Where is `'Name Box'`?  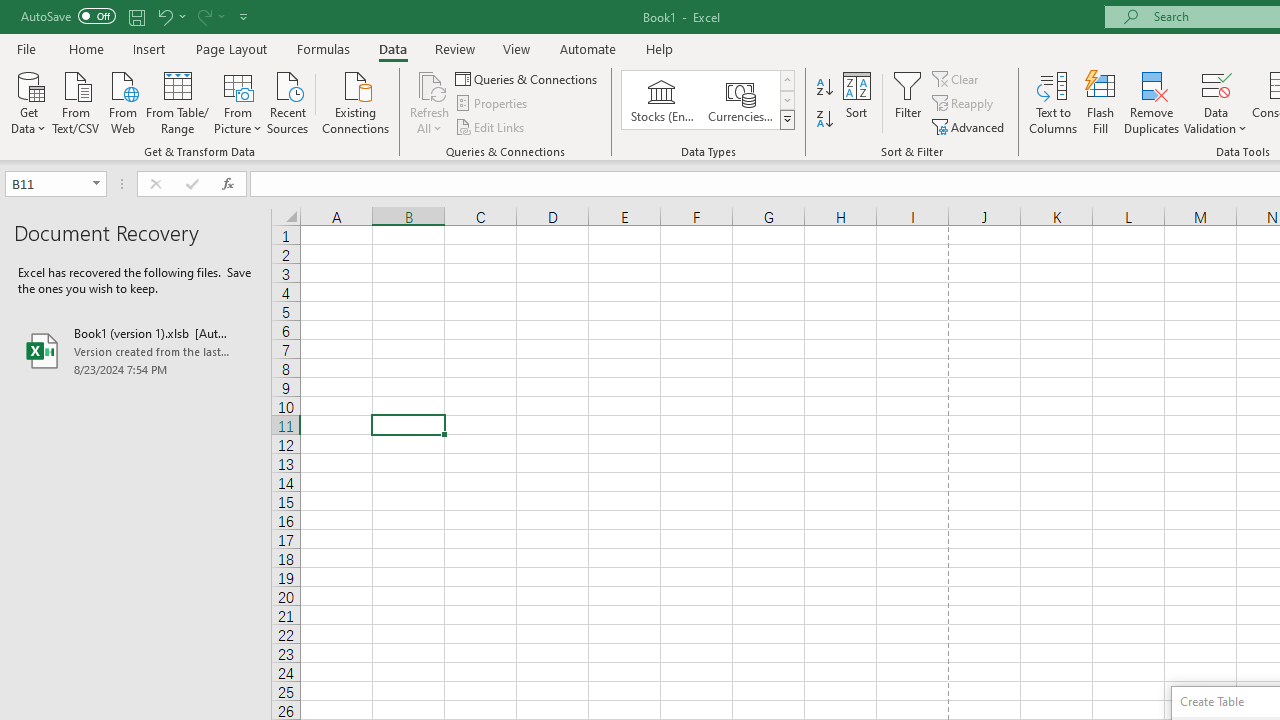 'Name Box' is located at coordinates (47, 183).